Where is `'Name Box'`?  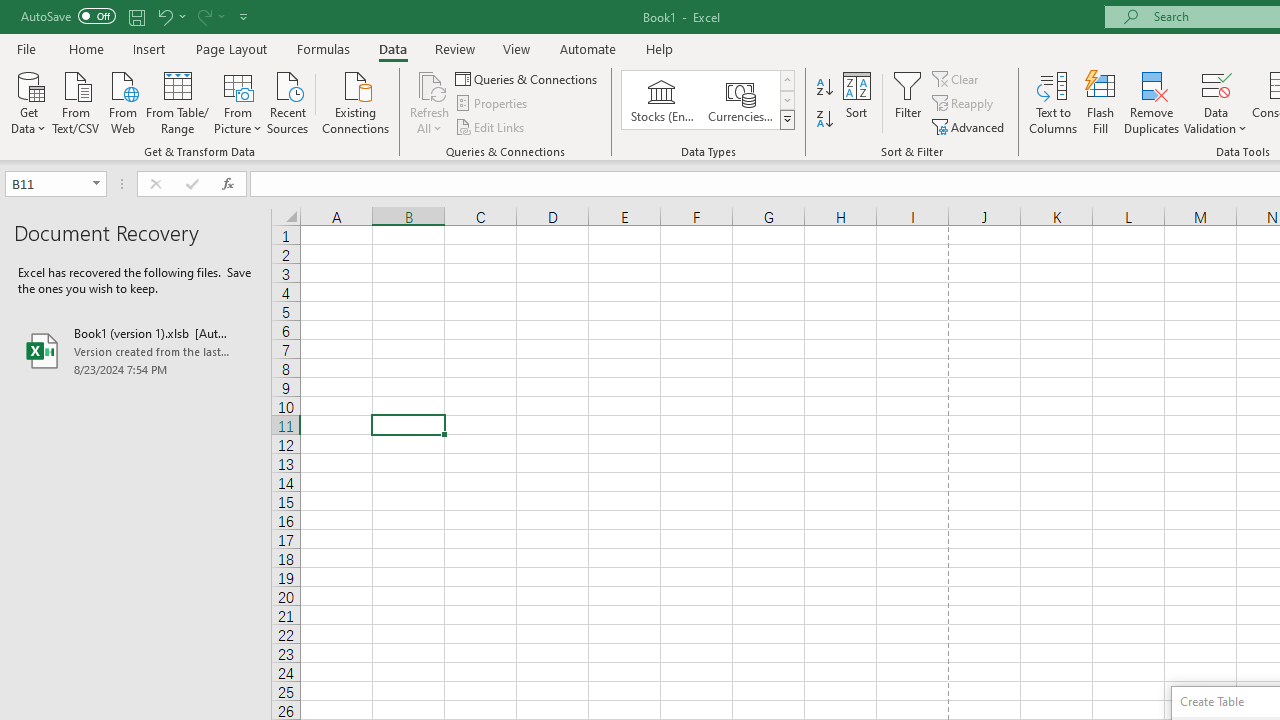 'Name Box' is located at coordinates (47, 183).